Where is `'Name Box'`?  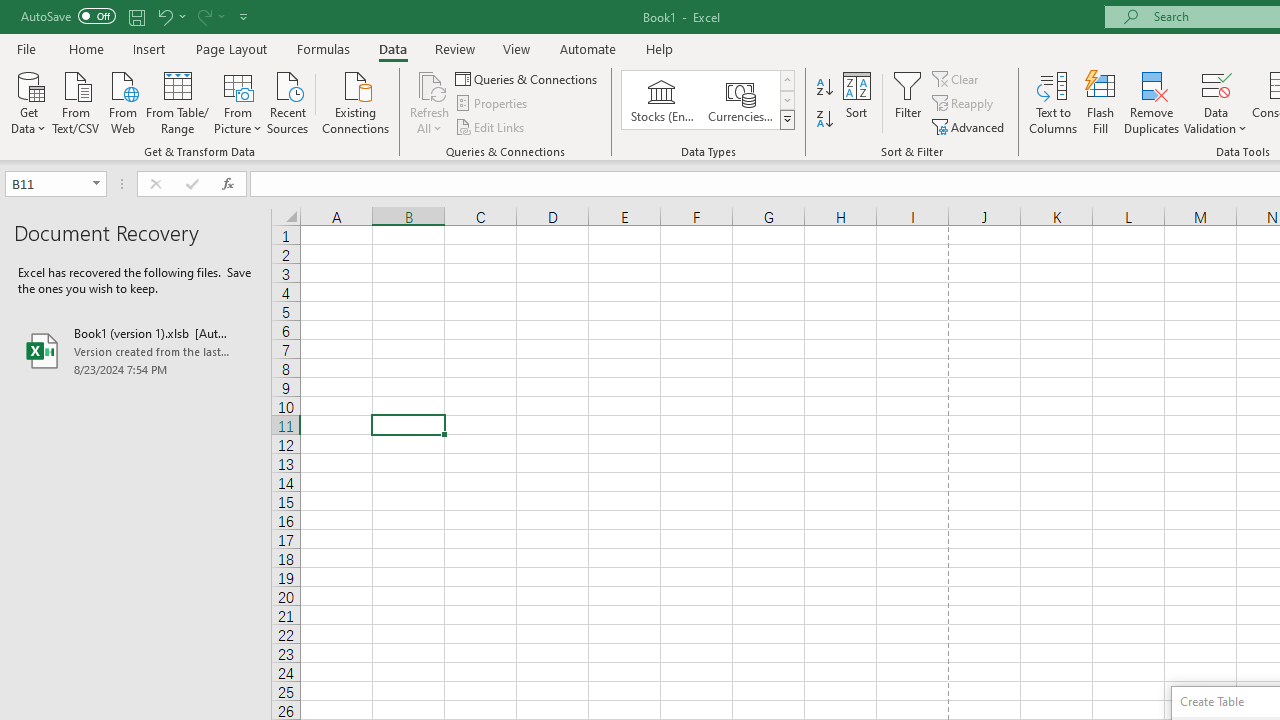 'Name Box' is located at coordinates (47, 183).